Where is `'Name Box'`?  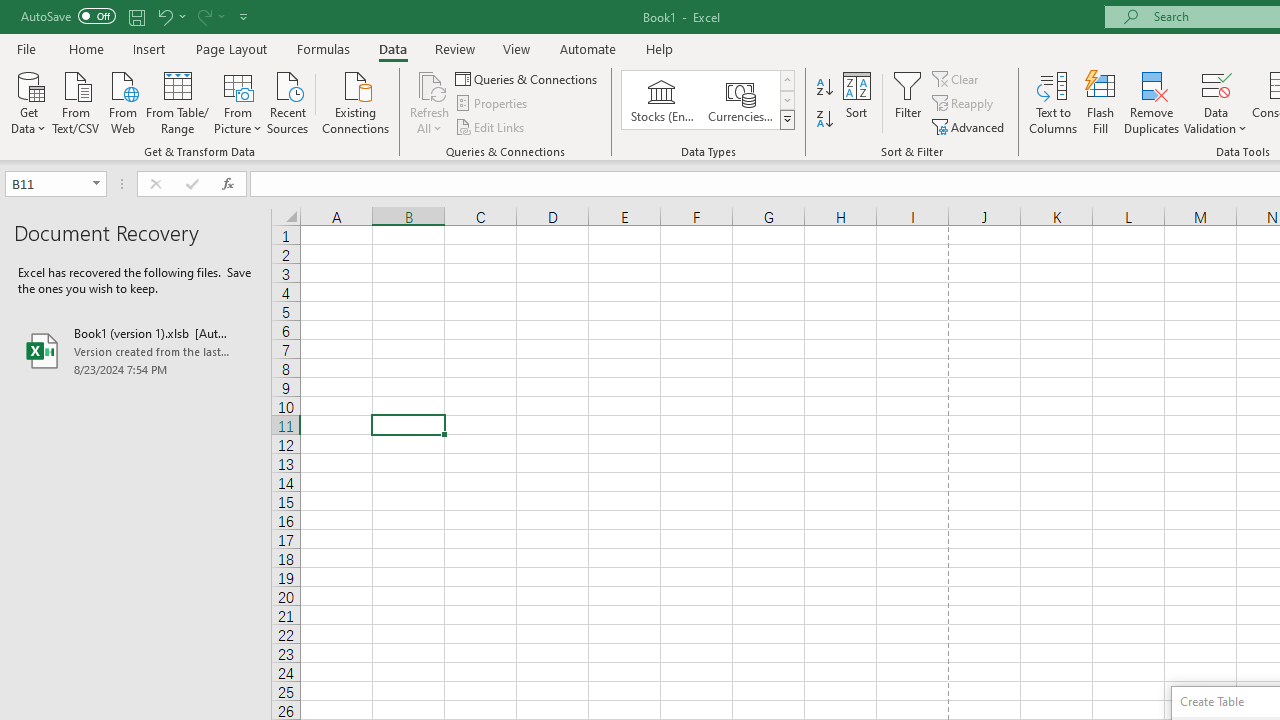 'Name Box' is located at coordinates (47, 183).